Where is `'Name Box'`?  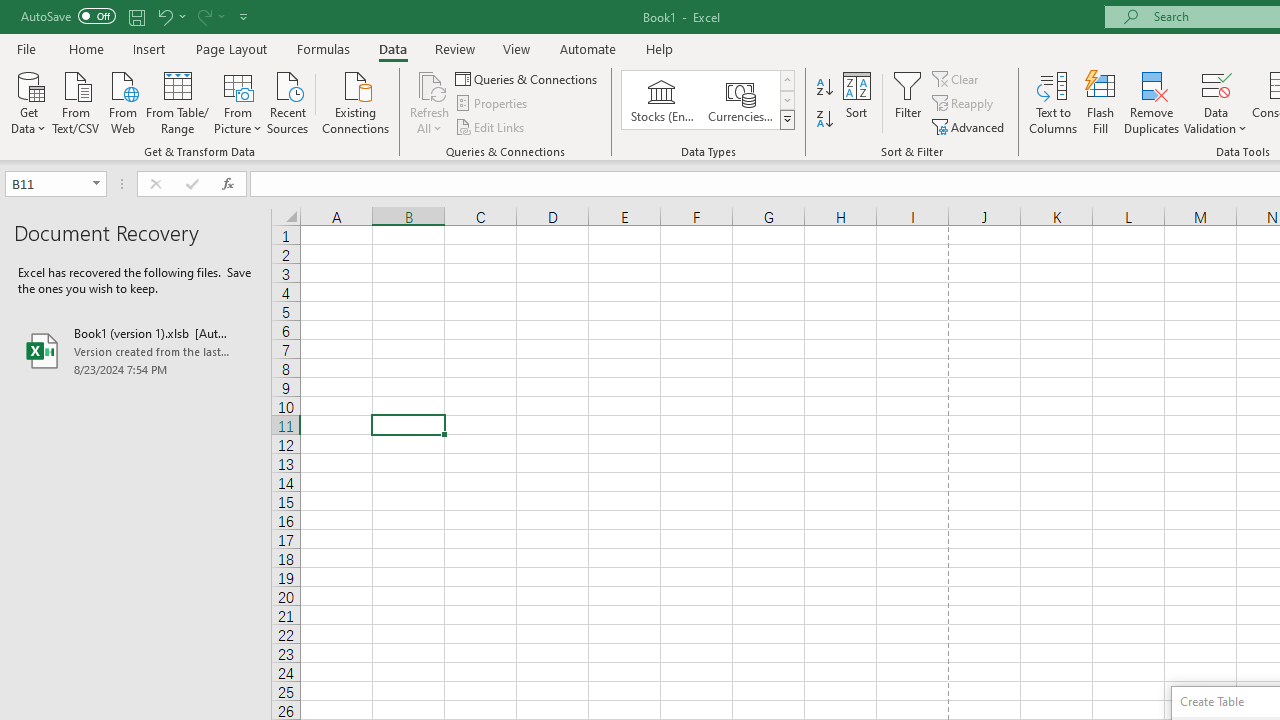 'Name Box' is located at coordinates (47, 183).